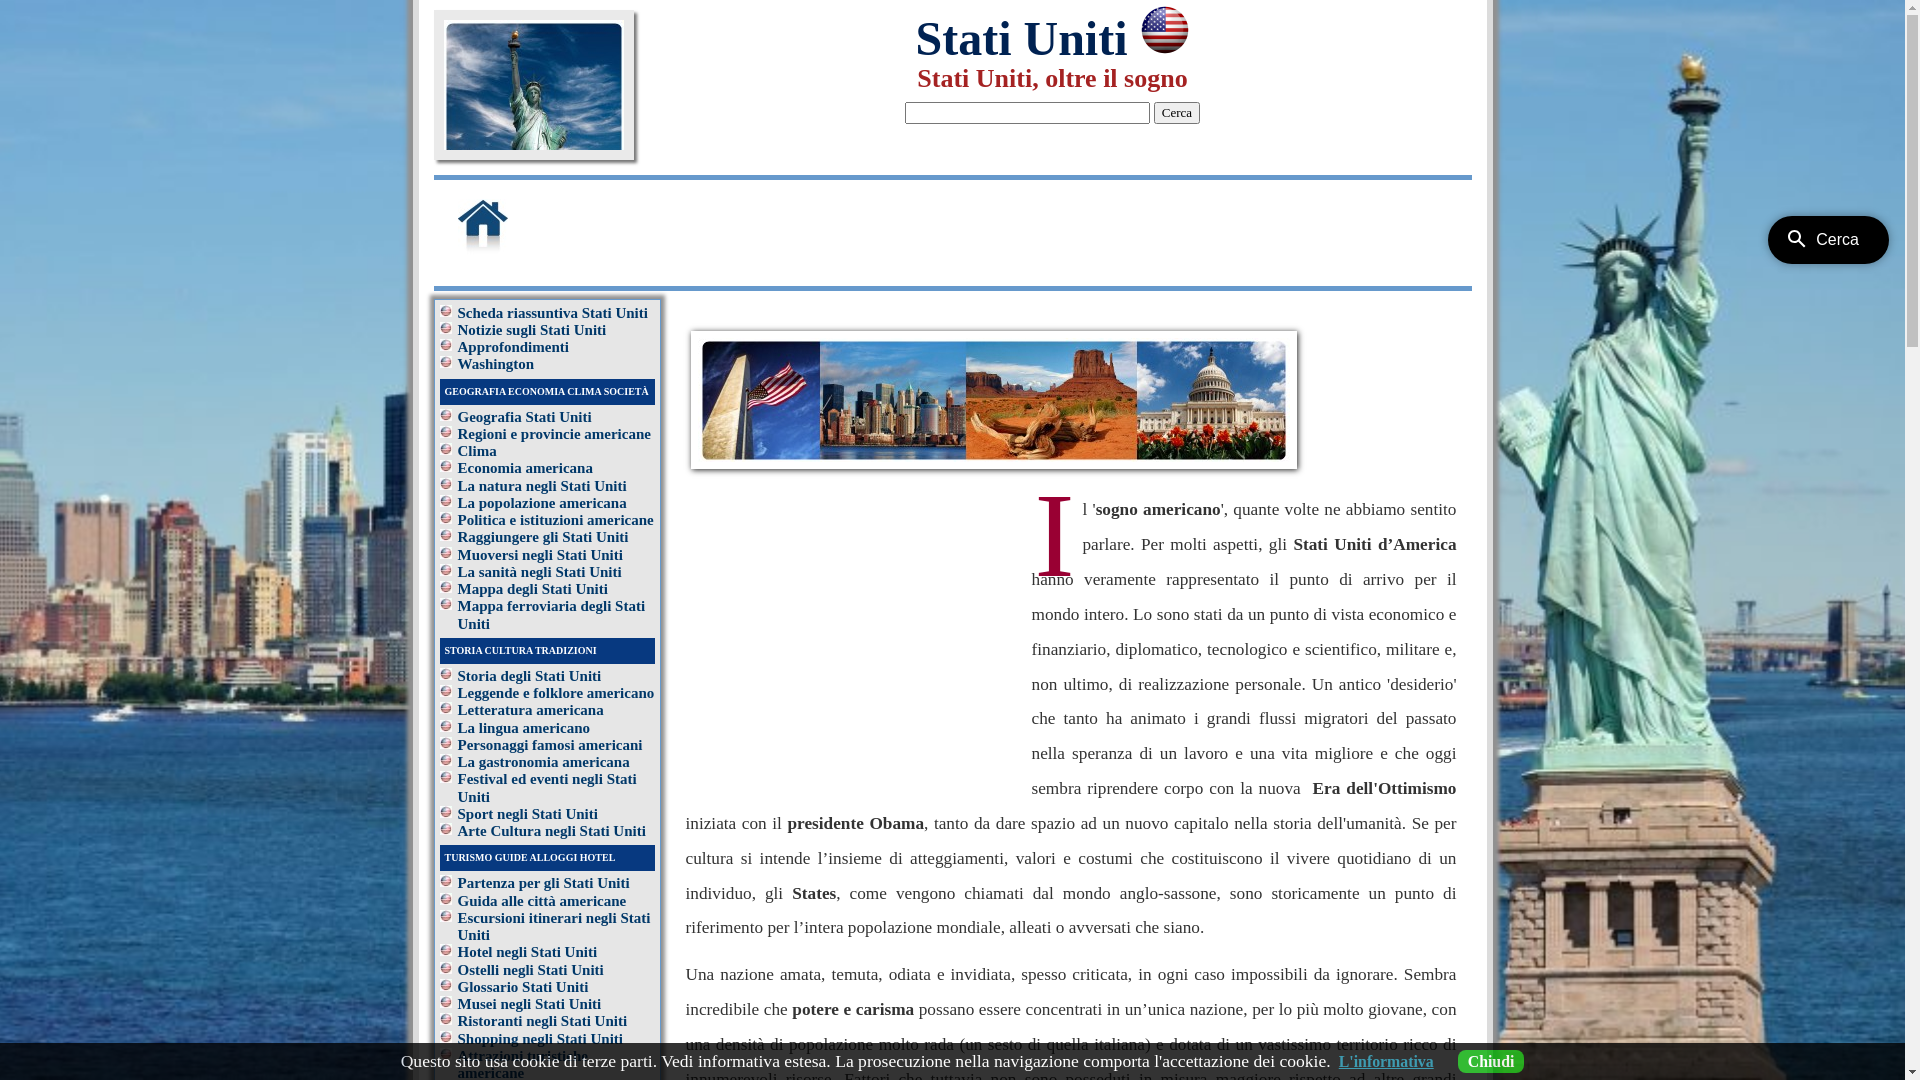 The height and width of the screenshot is (1080, 1920). What do you see at coordinates (1176, 112) in the screenshot?
I see `'Cerca'` at bounding box center [1176, 112].